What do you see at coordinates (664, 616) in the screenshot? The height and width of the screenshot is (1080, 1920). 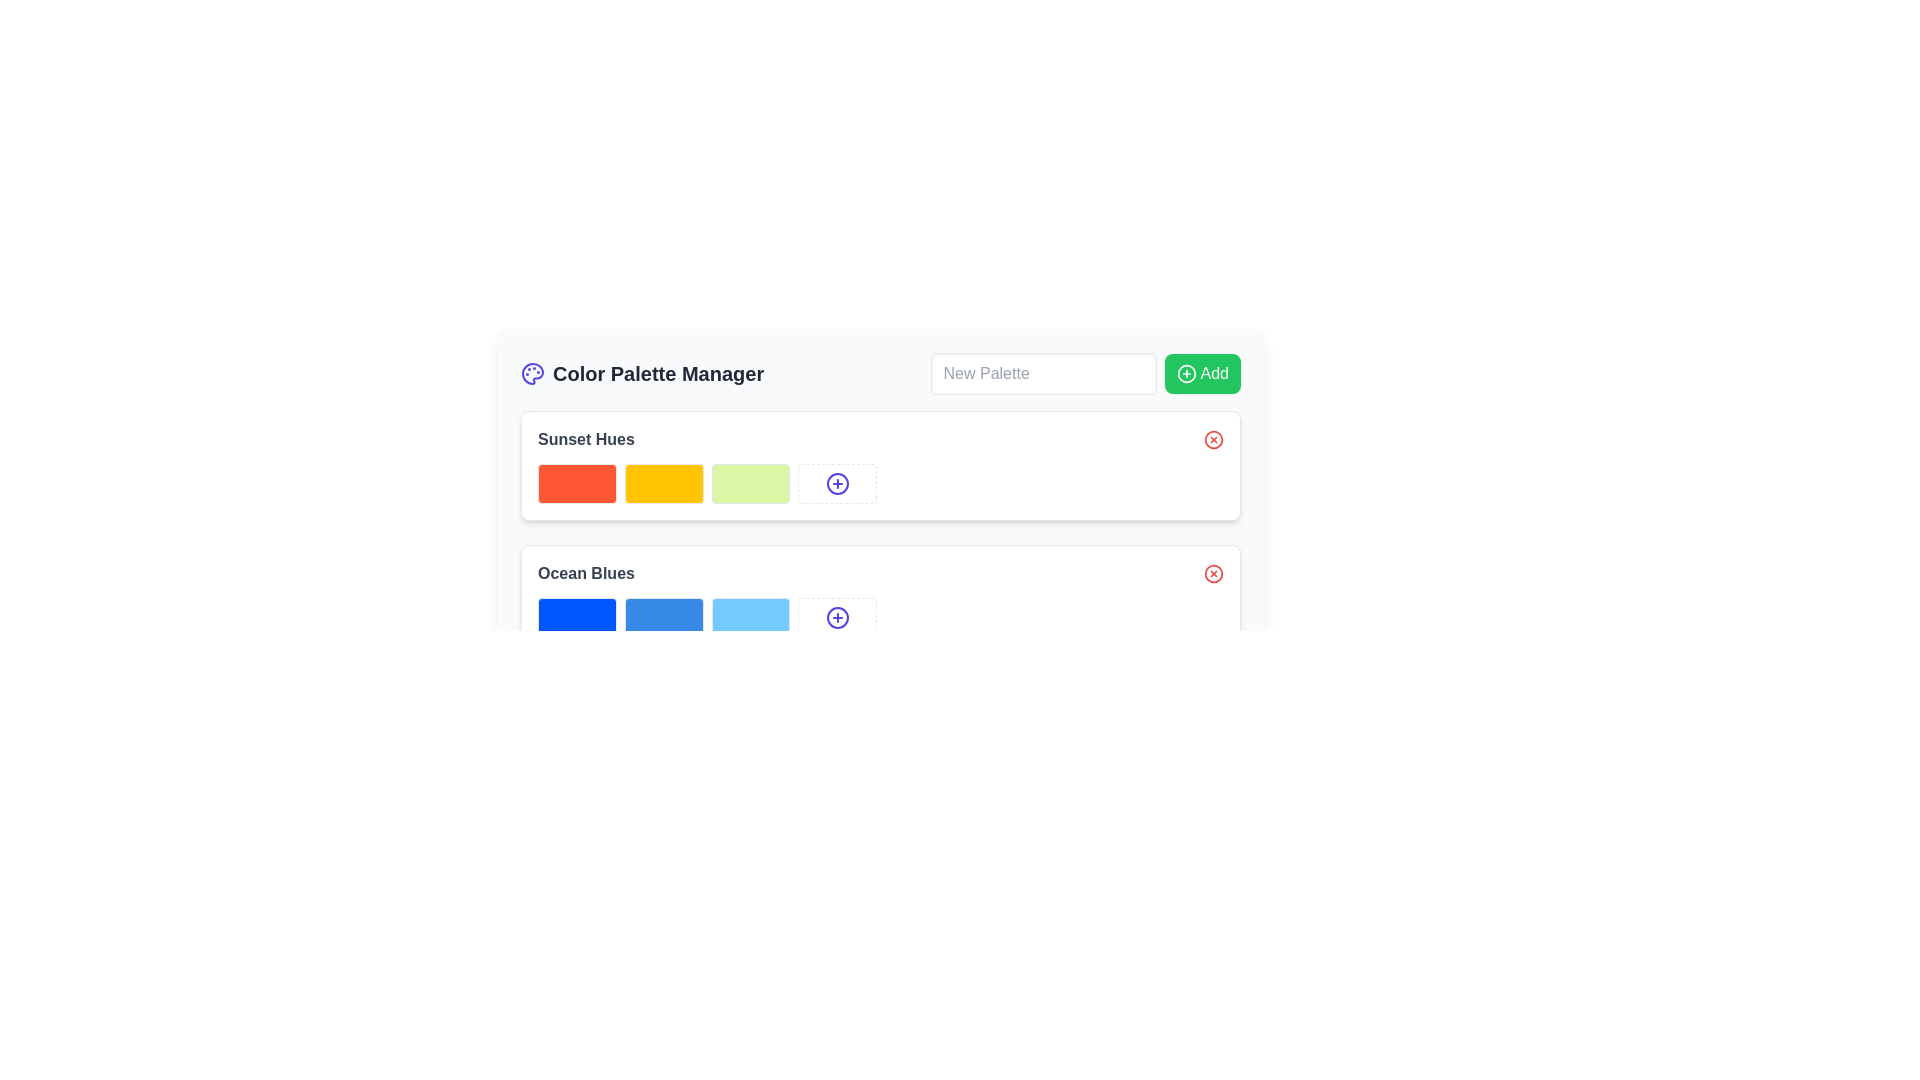 I see `the second color swatch in the 'Ocean Blues' section, which is a rectangular blue component with rounded corners` at bounding box center [664, 616].